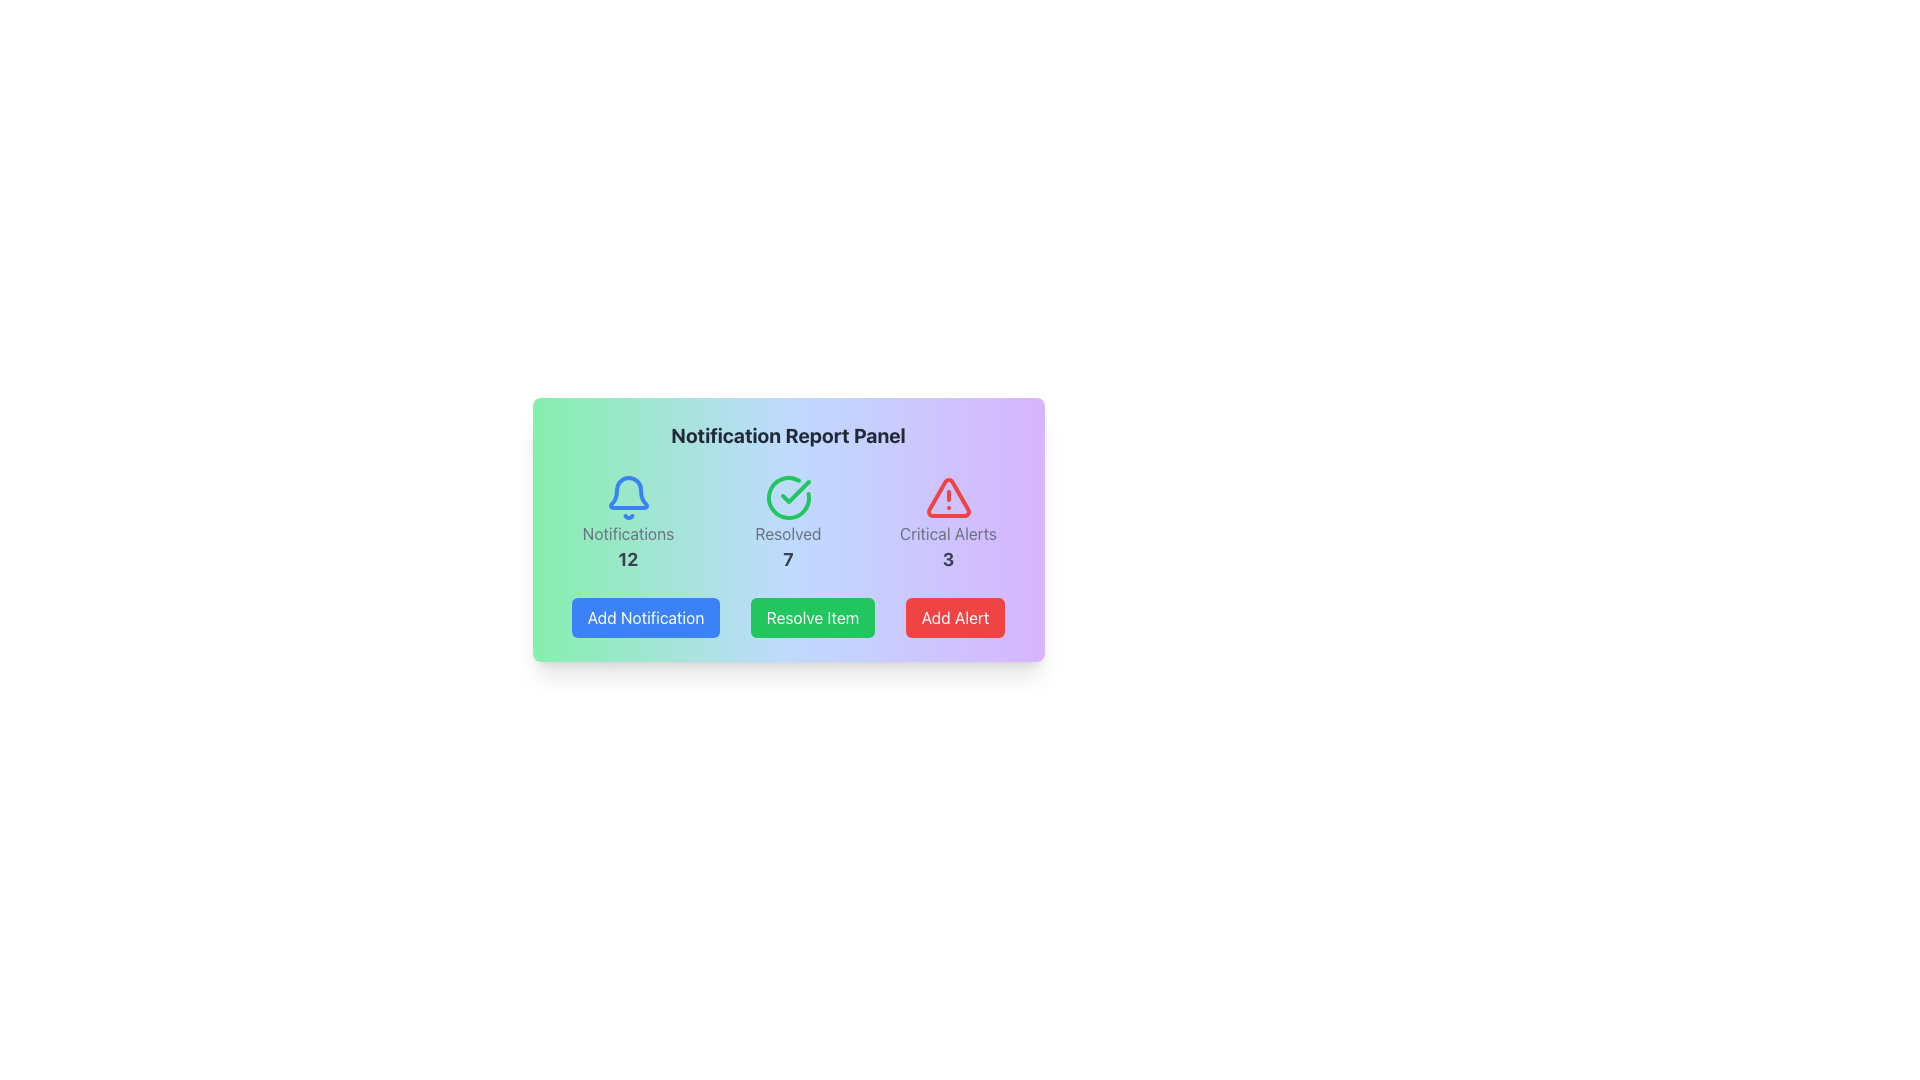 This screenshot has width=1920, height=1080. What do you see at coordinates (787, 496) in the screenshot?
I see `the confirmation icon indicating a completed status located in the 'Resolved' section above the number '7'` at bounding box center [787, 496].